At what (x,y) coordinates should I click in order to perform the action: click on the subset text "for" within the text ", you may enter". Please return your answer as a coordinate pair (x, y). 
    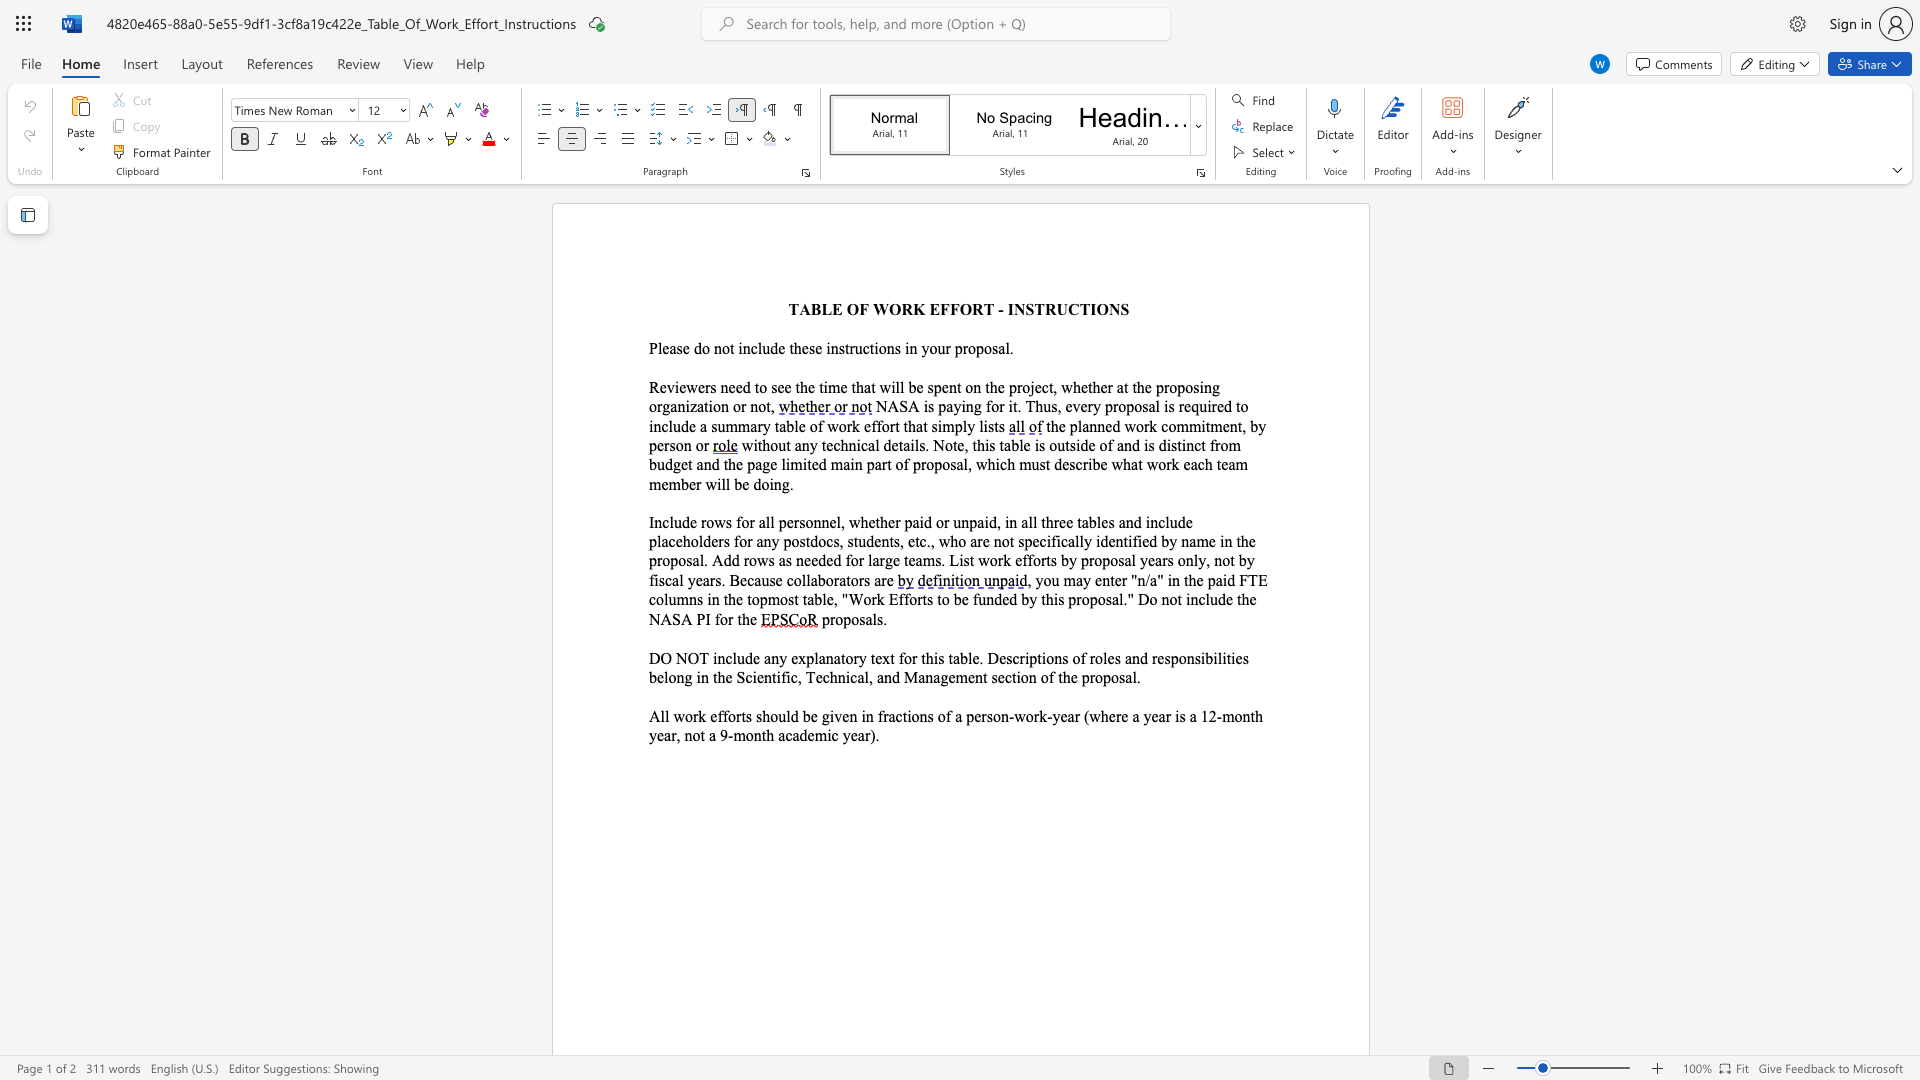
    Looking at the image, I should click on (714, 618).